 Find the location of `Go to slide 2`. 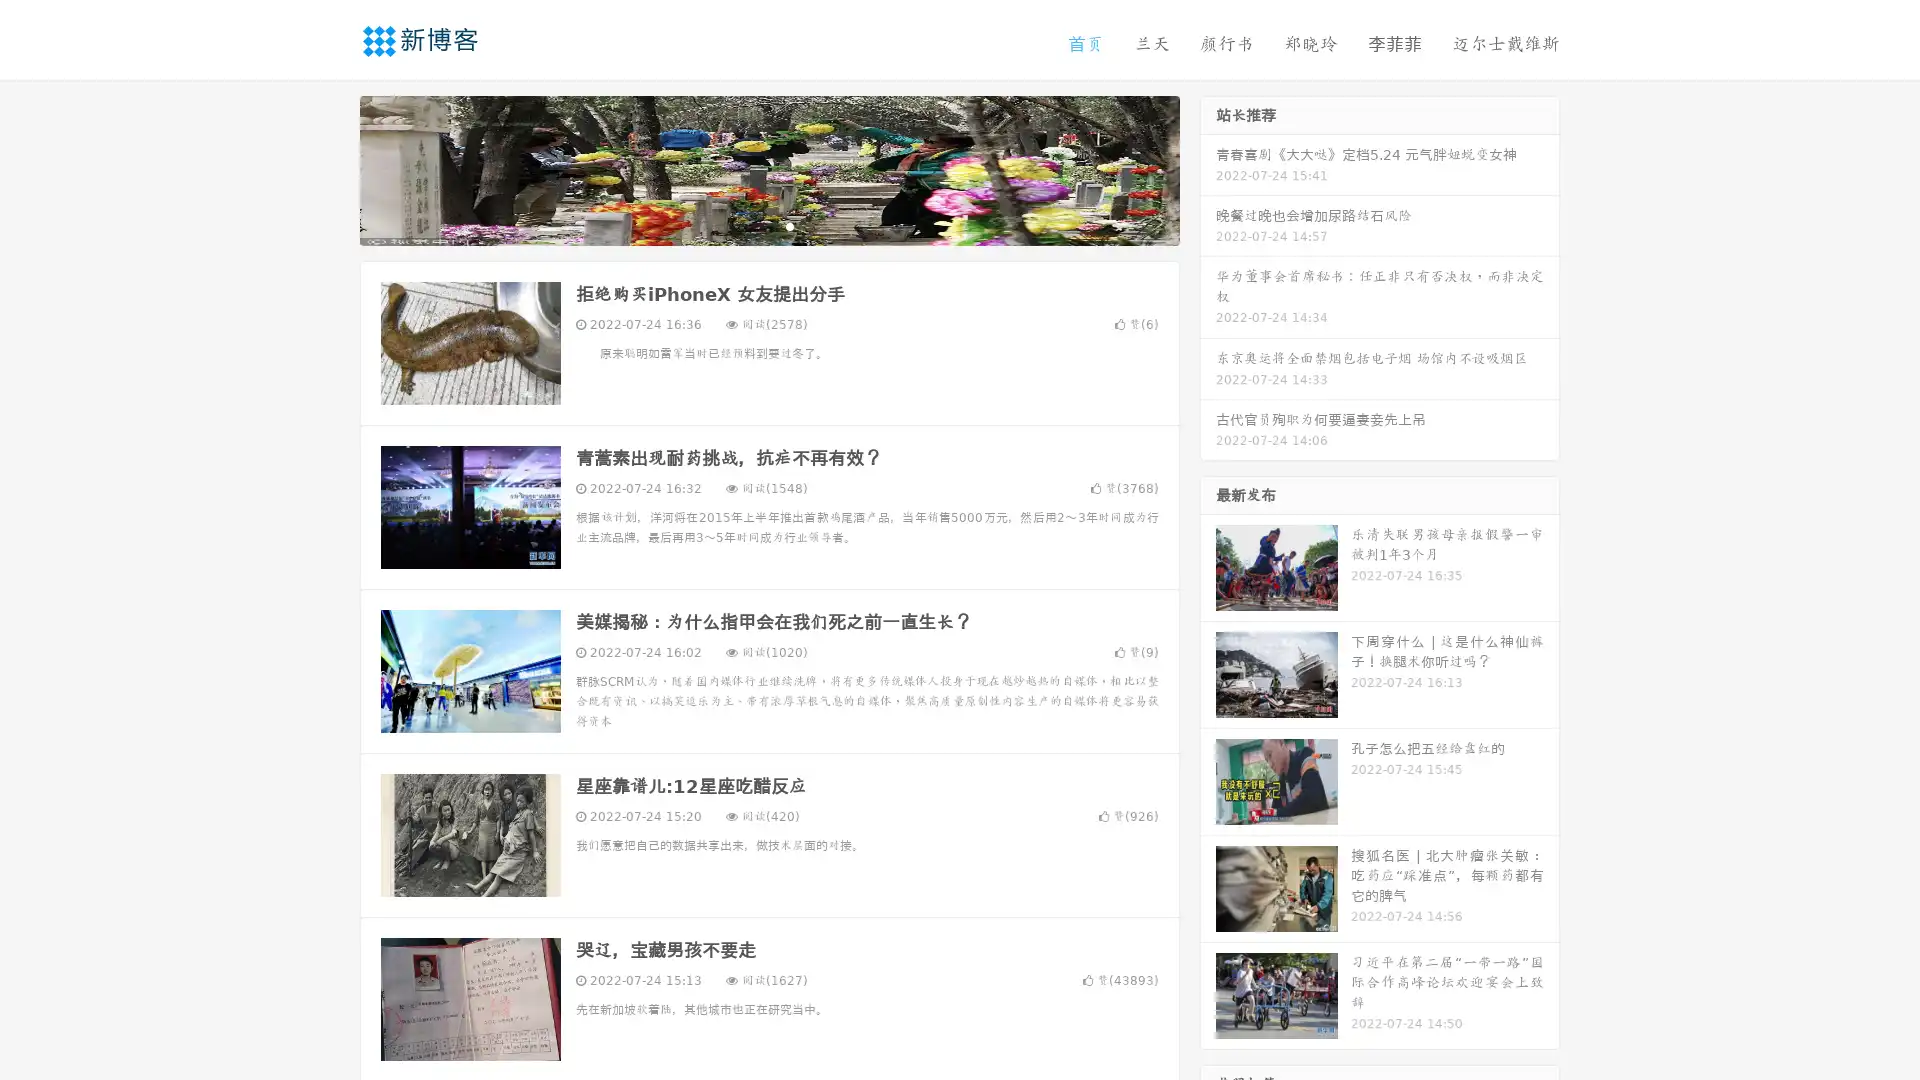

Go to slide 2 is located at coordinates (768, 225).